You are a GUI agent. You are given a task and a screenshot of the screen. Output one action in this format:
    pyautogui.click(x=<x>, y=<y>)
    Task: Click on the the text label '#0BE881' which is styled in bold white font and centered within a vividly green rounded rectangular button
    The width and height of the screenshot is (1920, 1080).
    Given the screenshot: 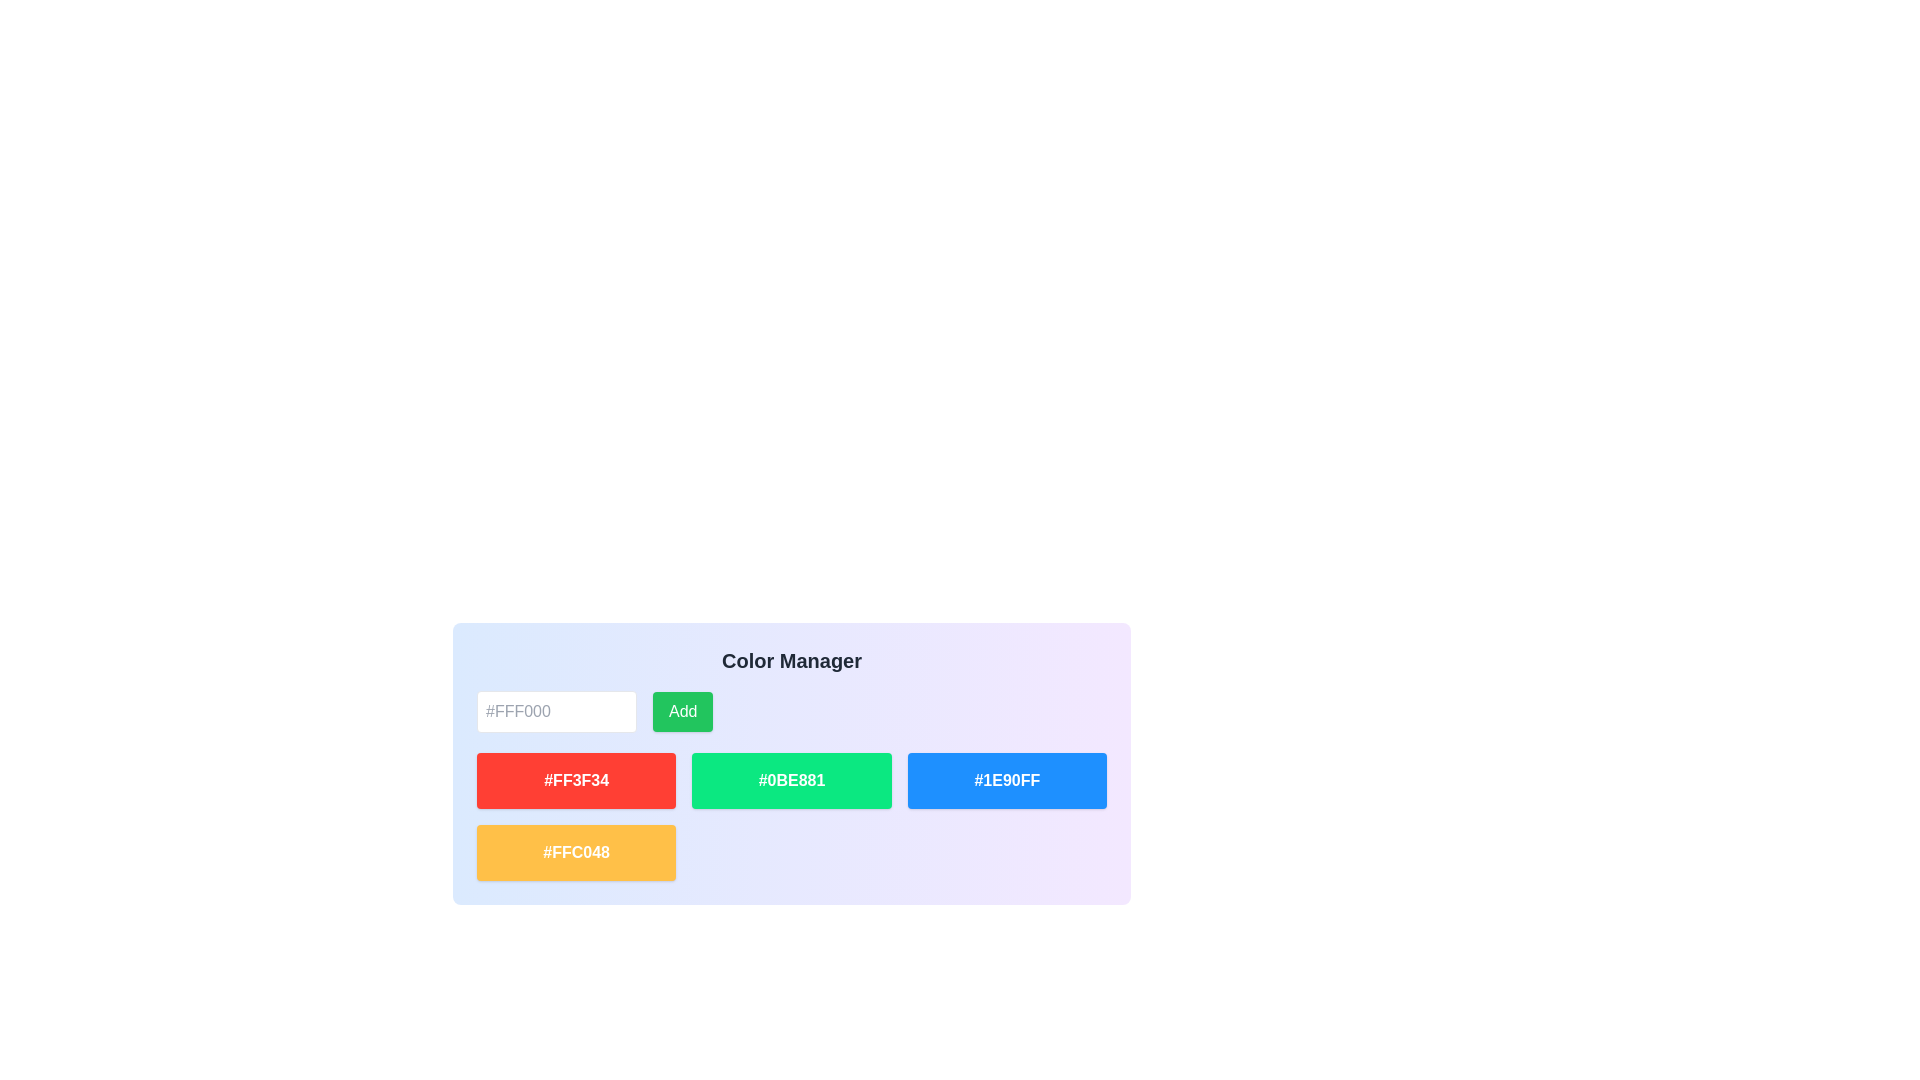 What is the action you would take?
    pyautogui.click(x=791, y=779)
    